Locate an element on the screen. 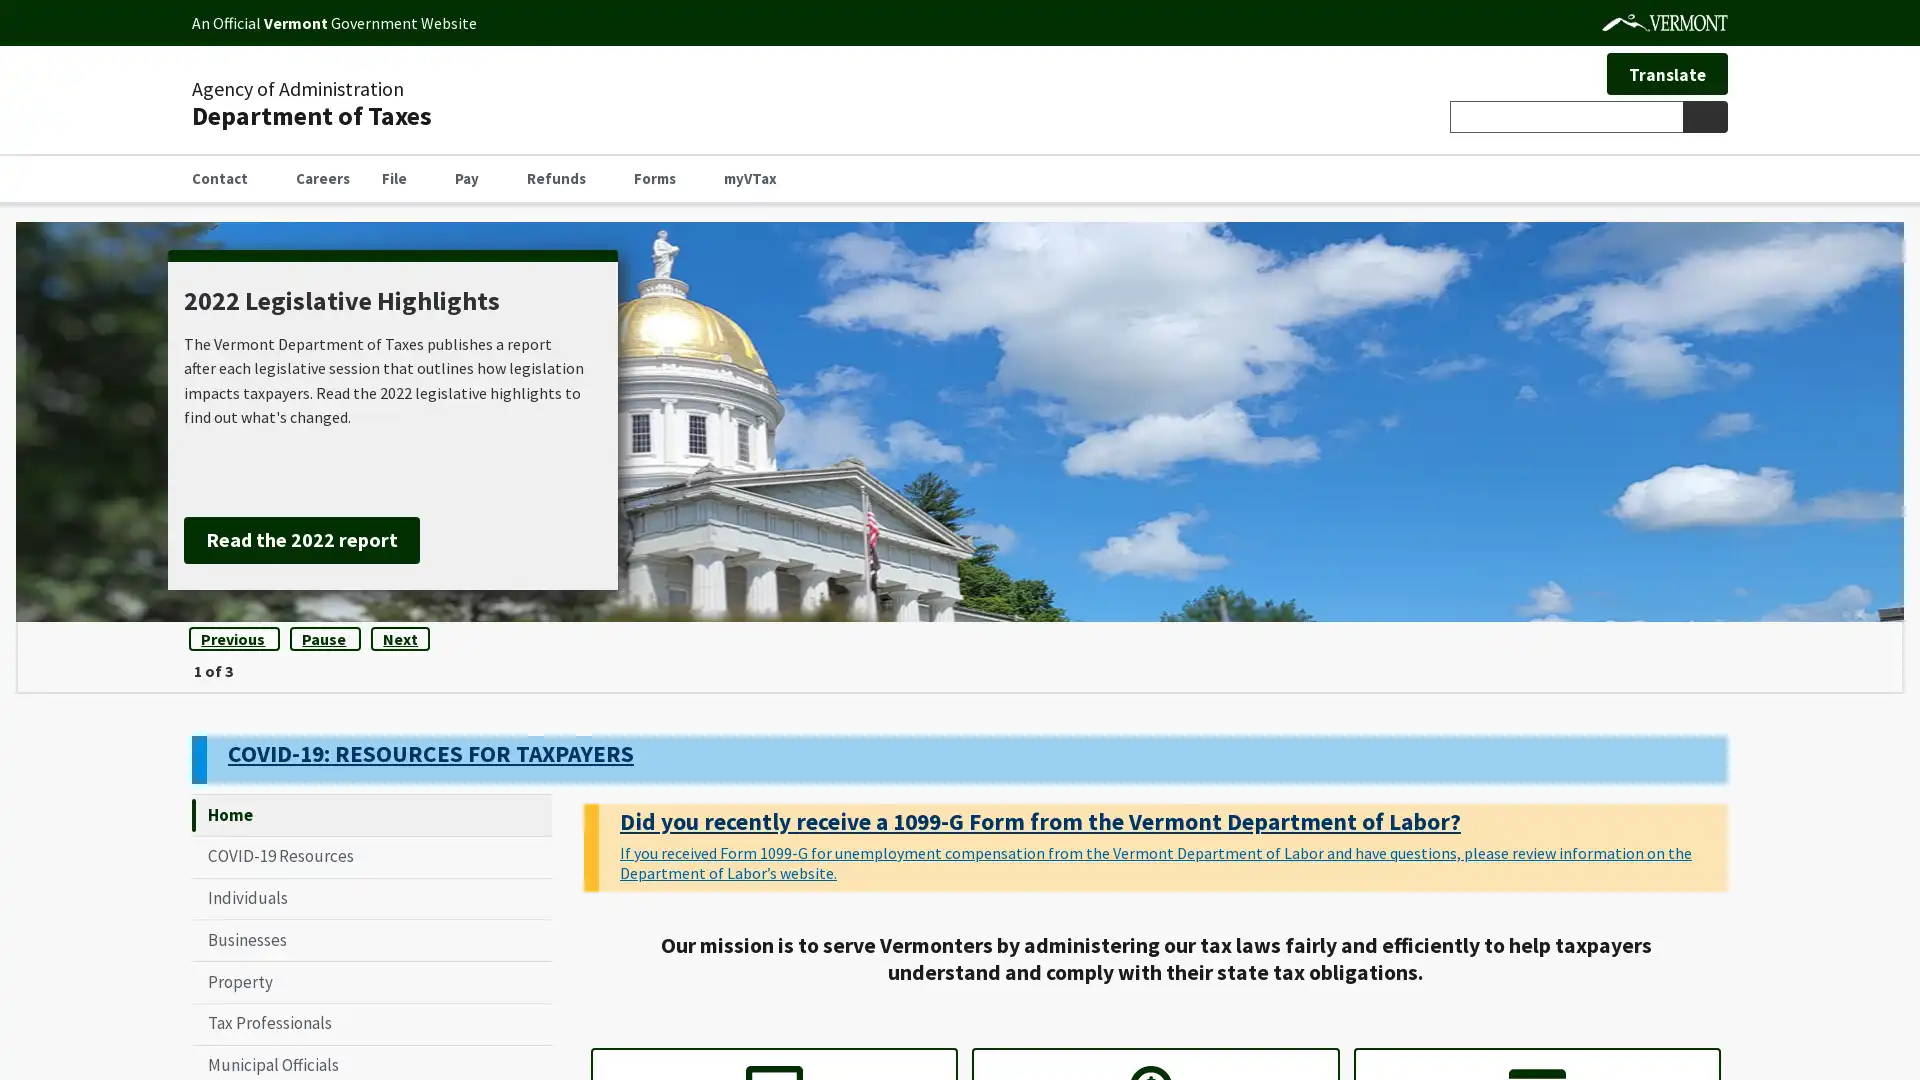 The width and height of the screenshot is (1920, 1080). File is located at coordinates (401, 176).